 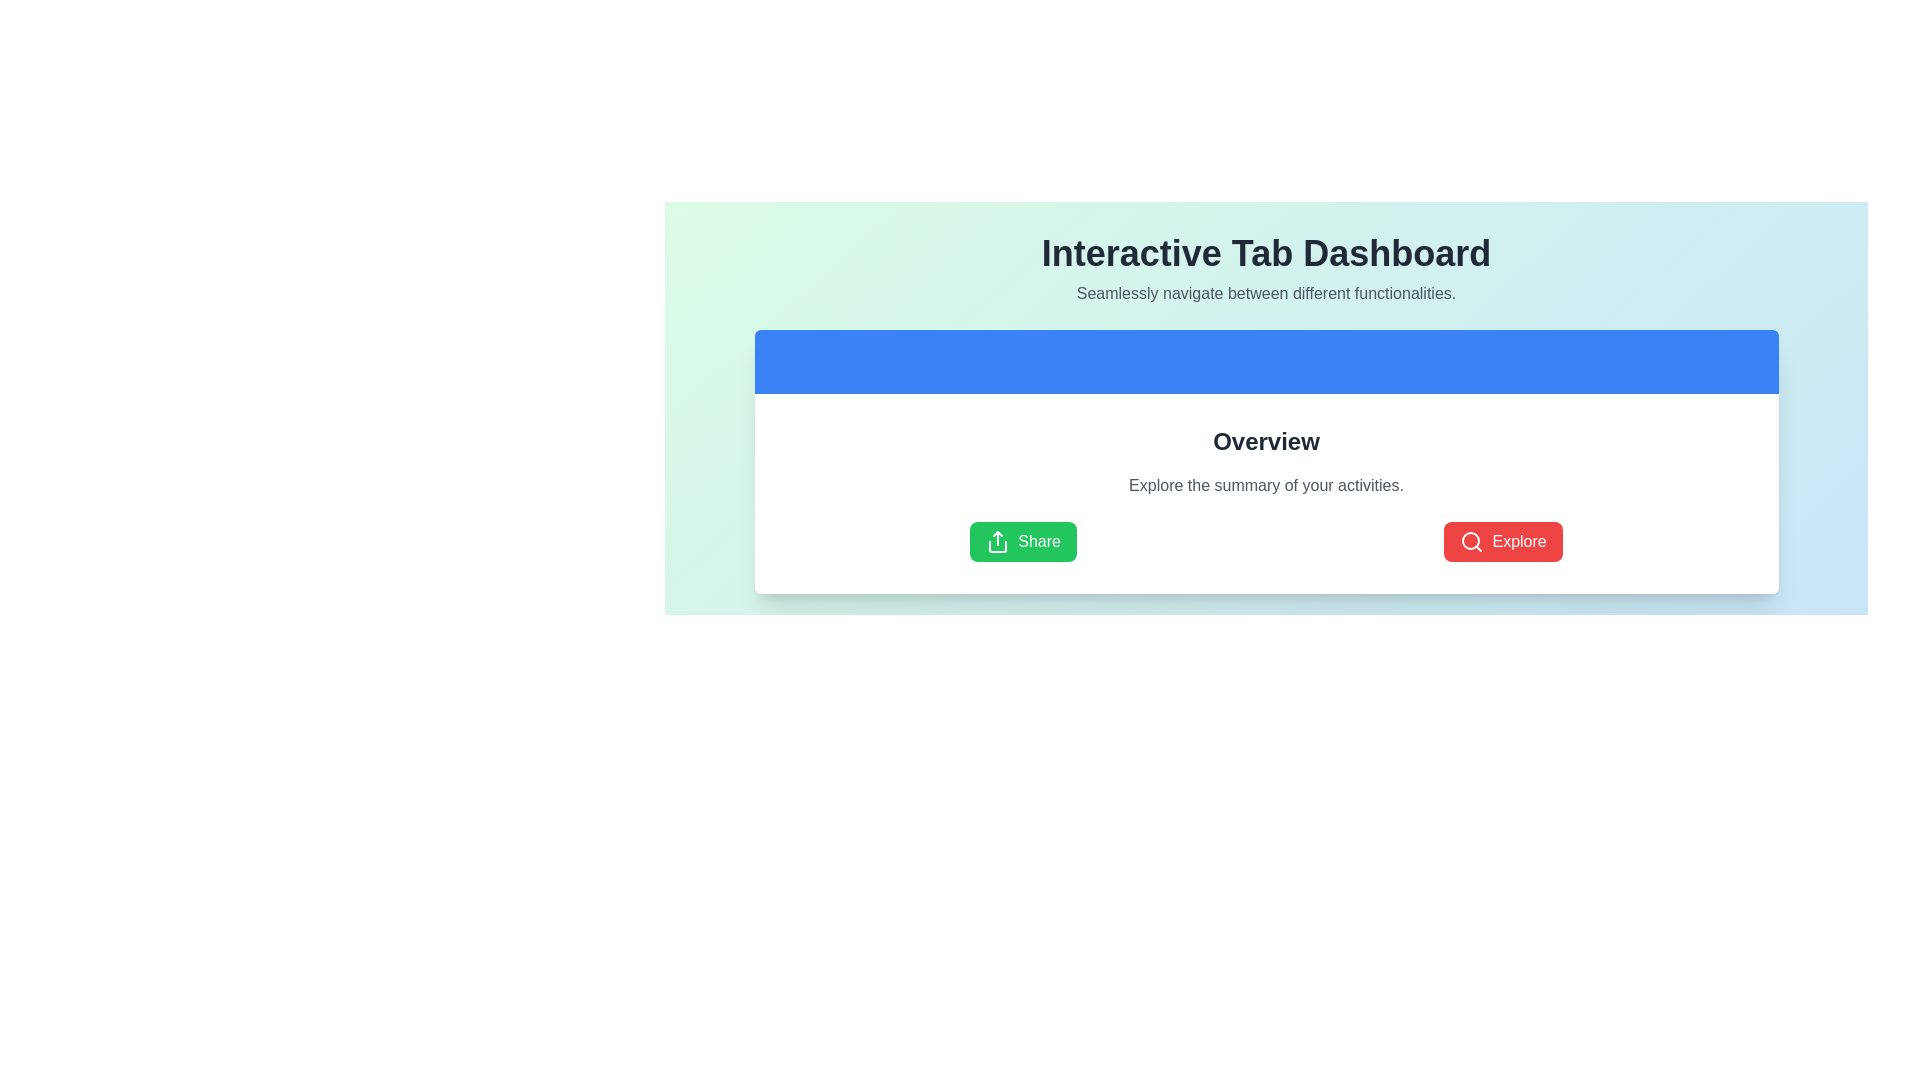 What do you see at coordinates (1503, 542) in the screenshot?
I see `the exploration button located to the right of the green 'Share' button, which triggers a new view or action related to exploration` at bounding box center [1503, 542].